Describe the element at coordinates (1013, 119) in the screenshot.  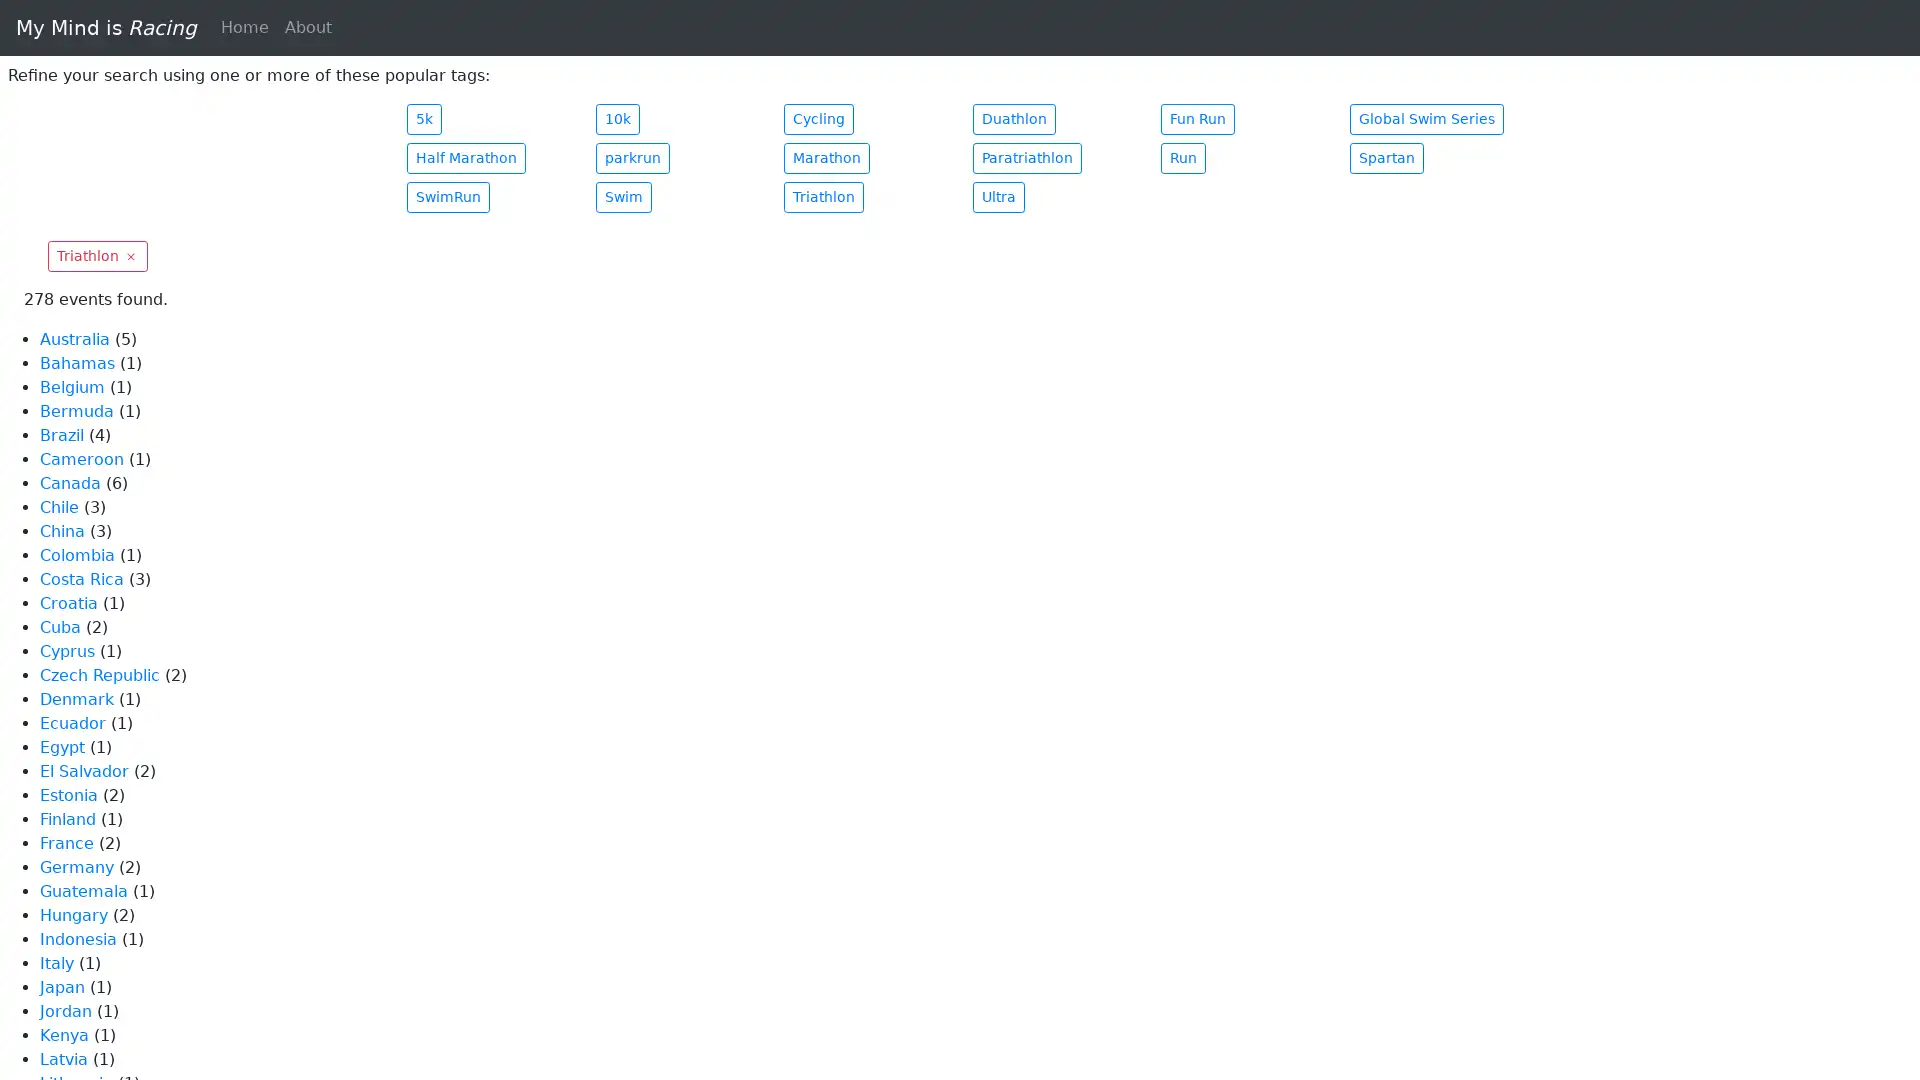
I see `Duathlon` at that location.